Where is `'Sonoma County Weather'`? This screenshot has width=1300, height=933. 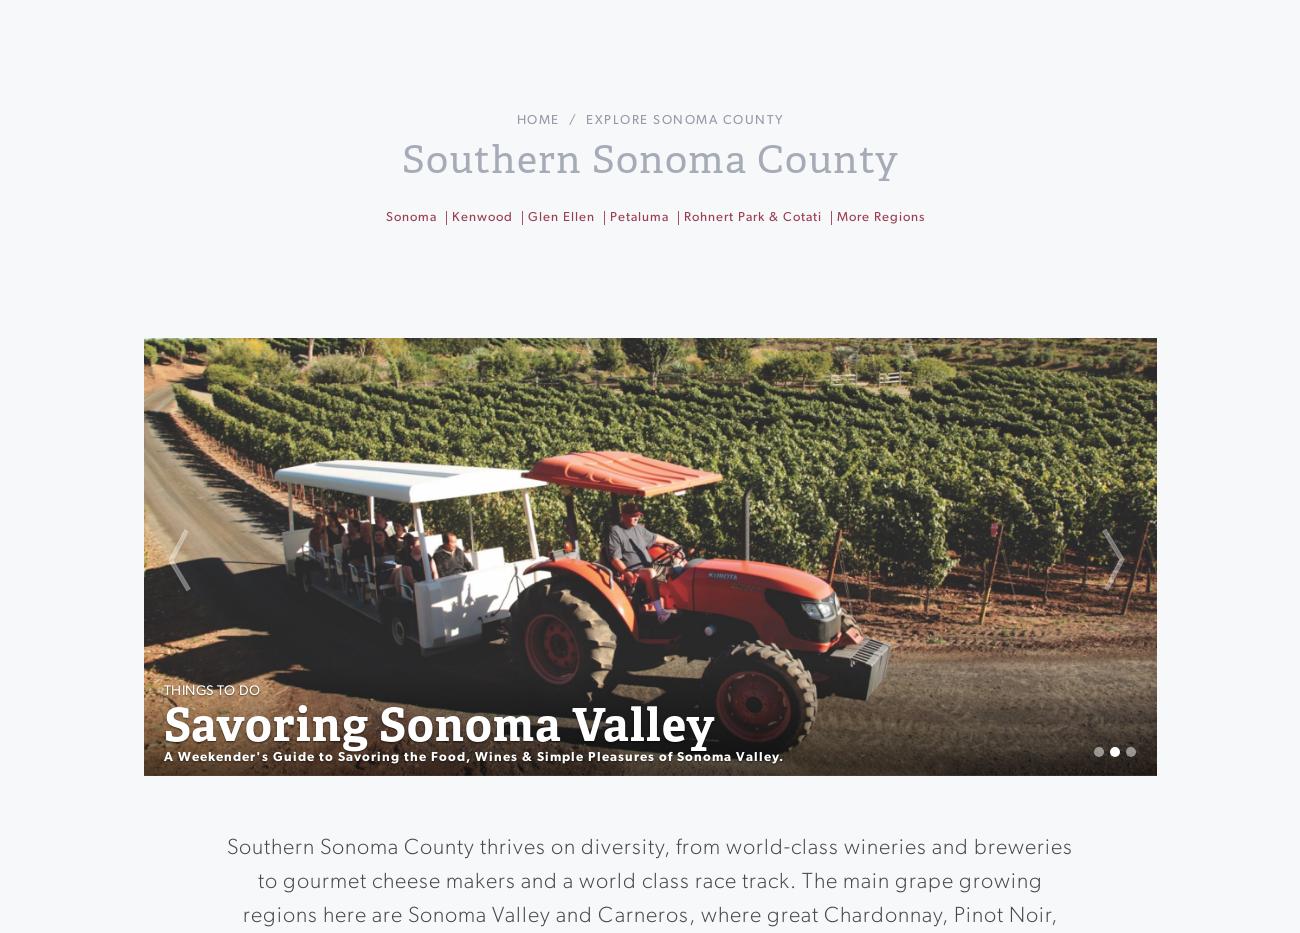
'Sonoma County Weather' is located at coordinates (693, 387).